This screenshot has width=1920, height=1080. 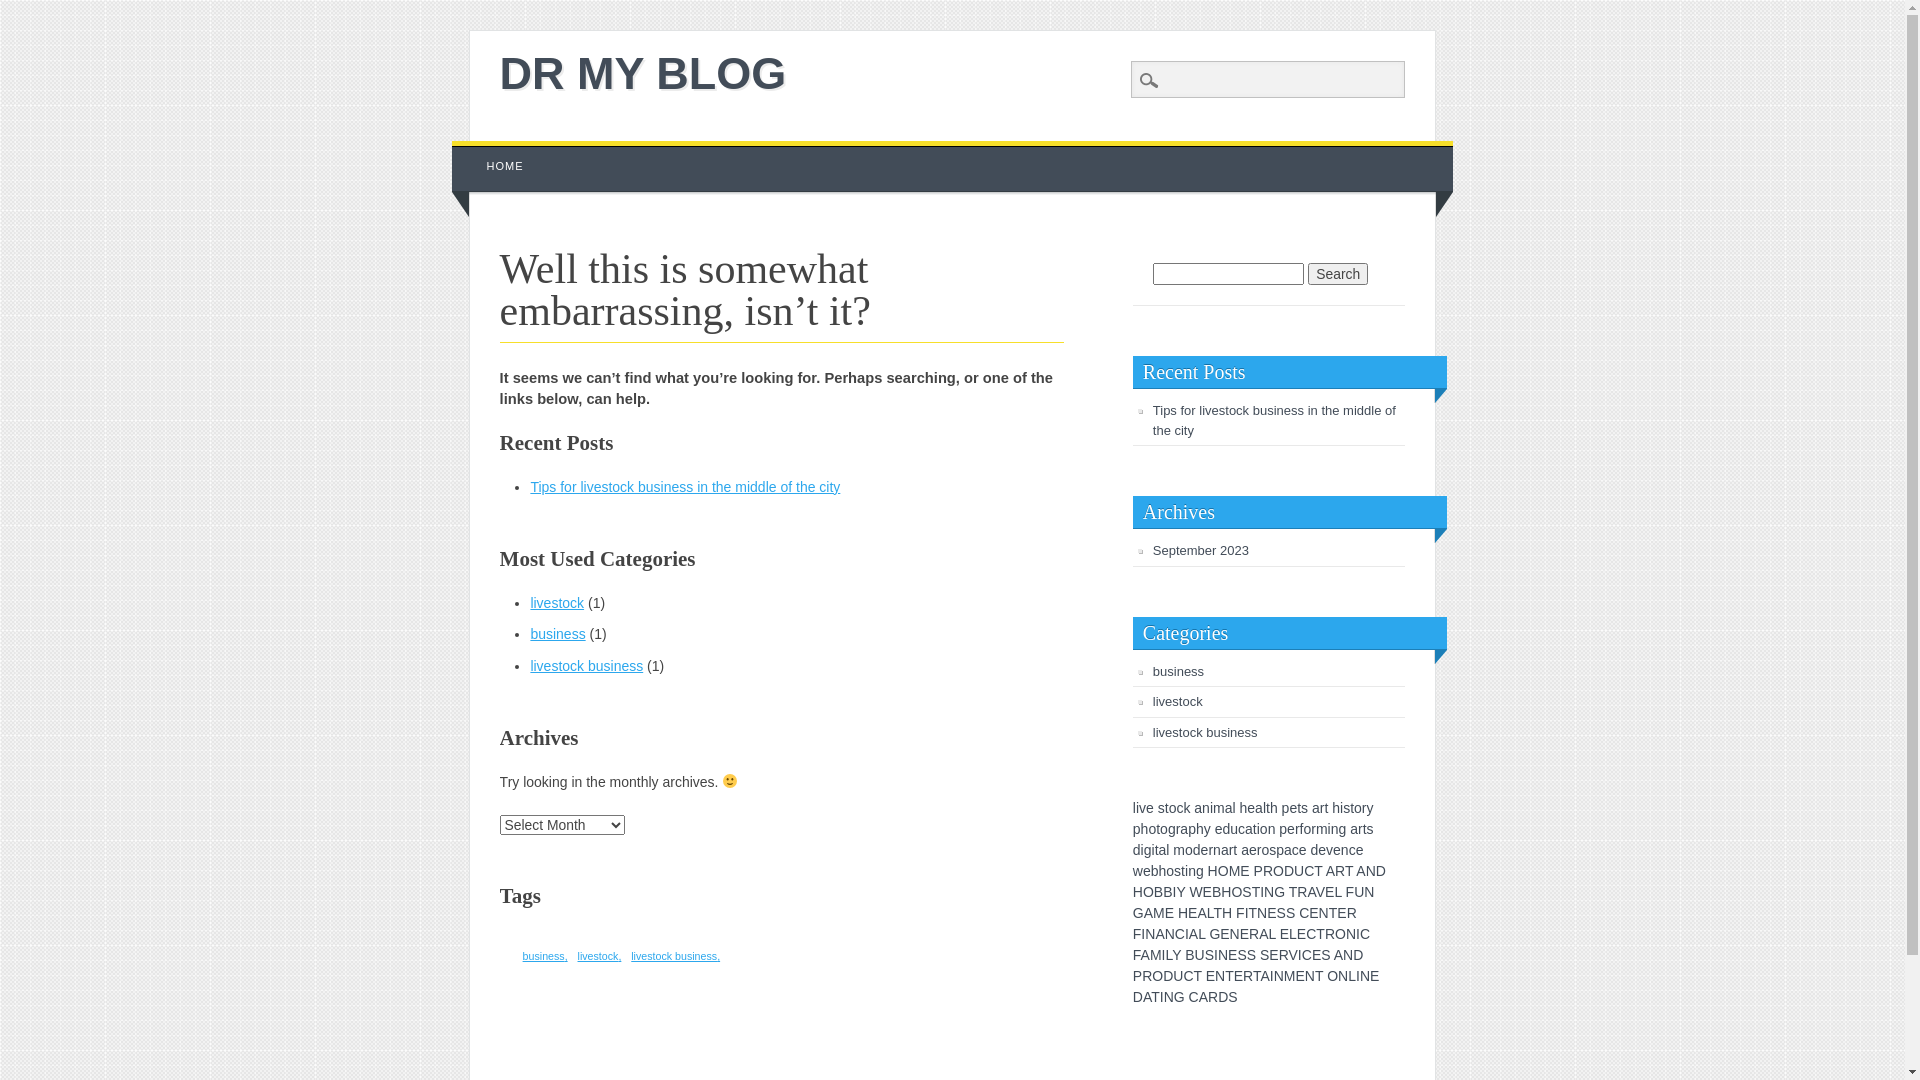 What do you see at coordinates (1273, 419) in the screenshot?
I see `'Tips for livestock business in the middle of the city'` at bounding box center [1273, 419].